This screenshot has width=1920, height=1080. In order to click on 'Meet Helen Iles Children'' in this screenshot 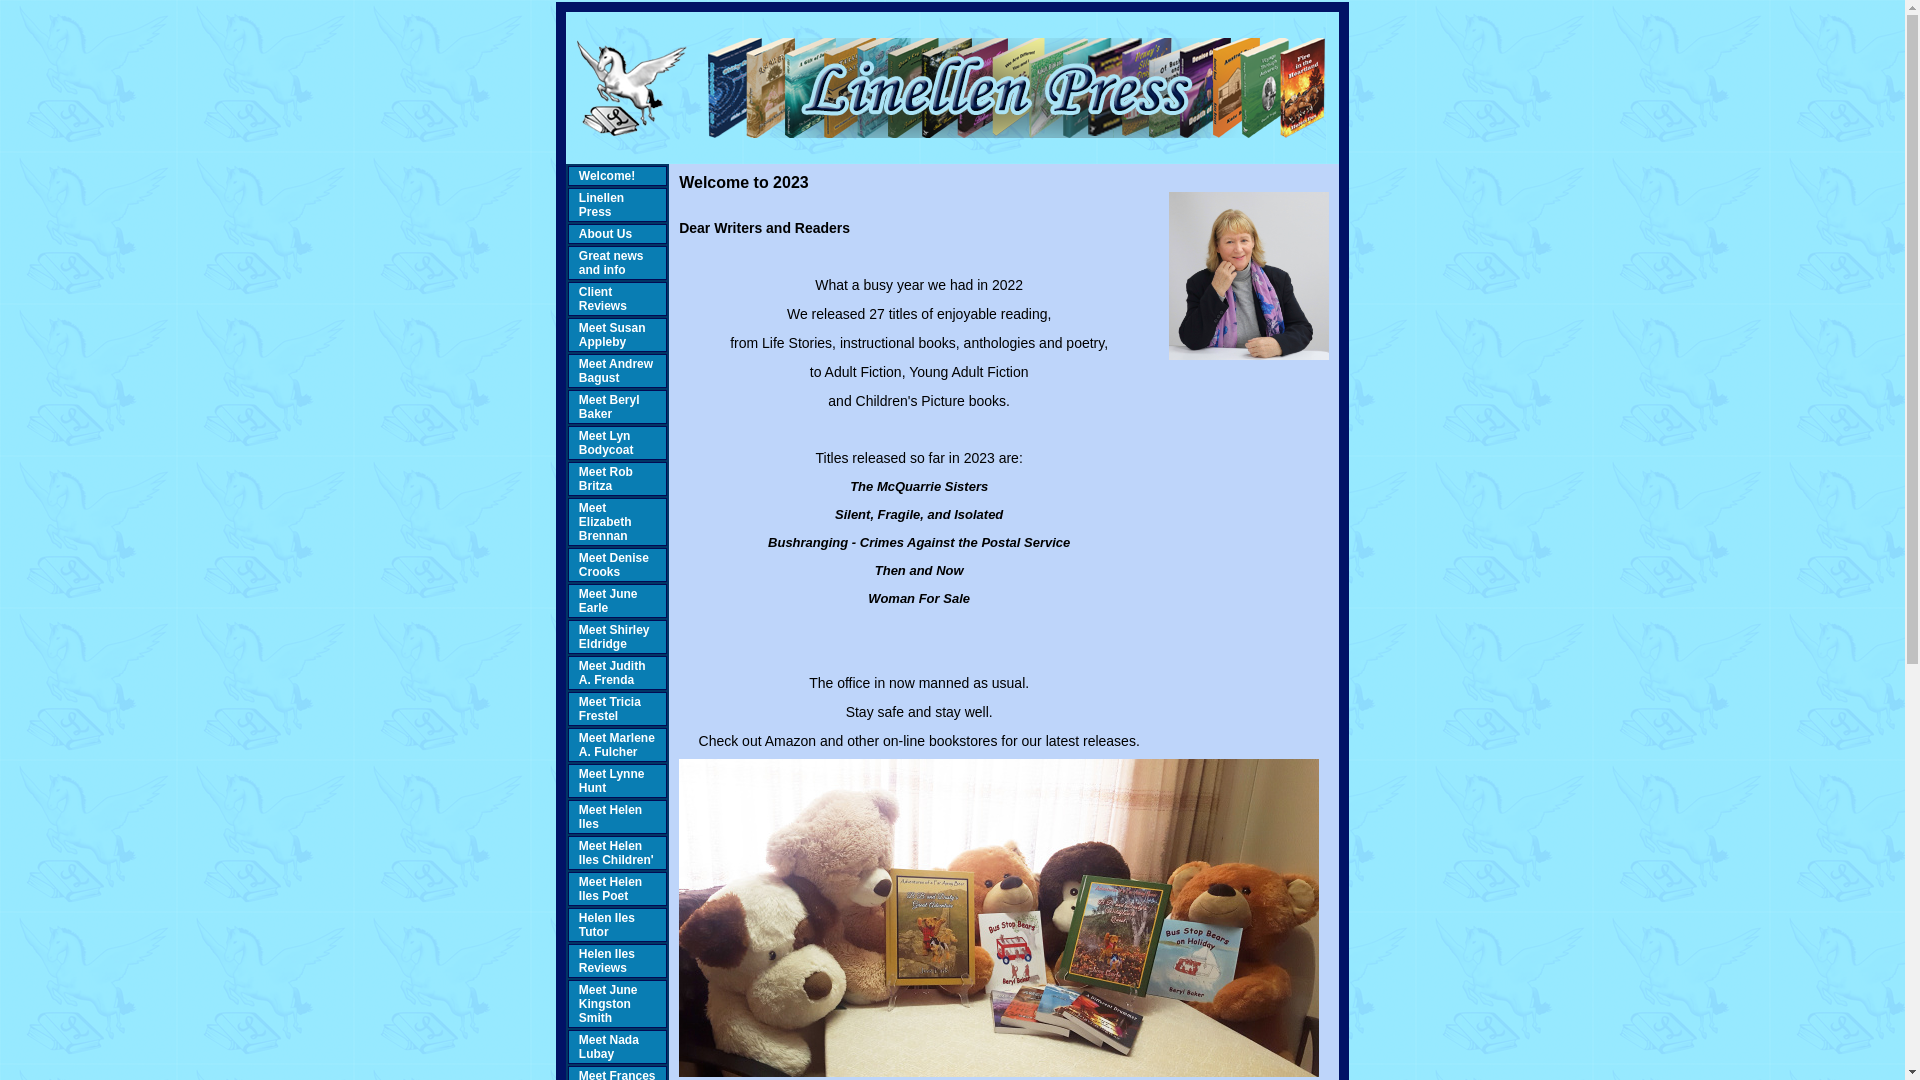, I will do `click(615, 852)`.